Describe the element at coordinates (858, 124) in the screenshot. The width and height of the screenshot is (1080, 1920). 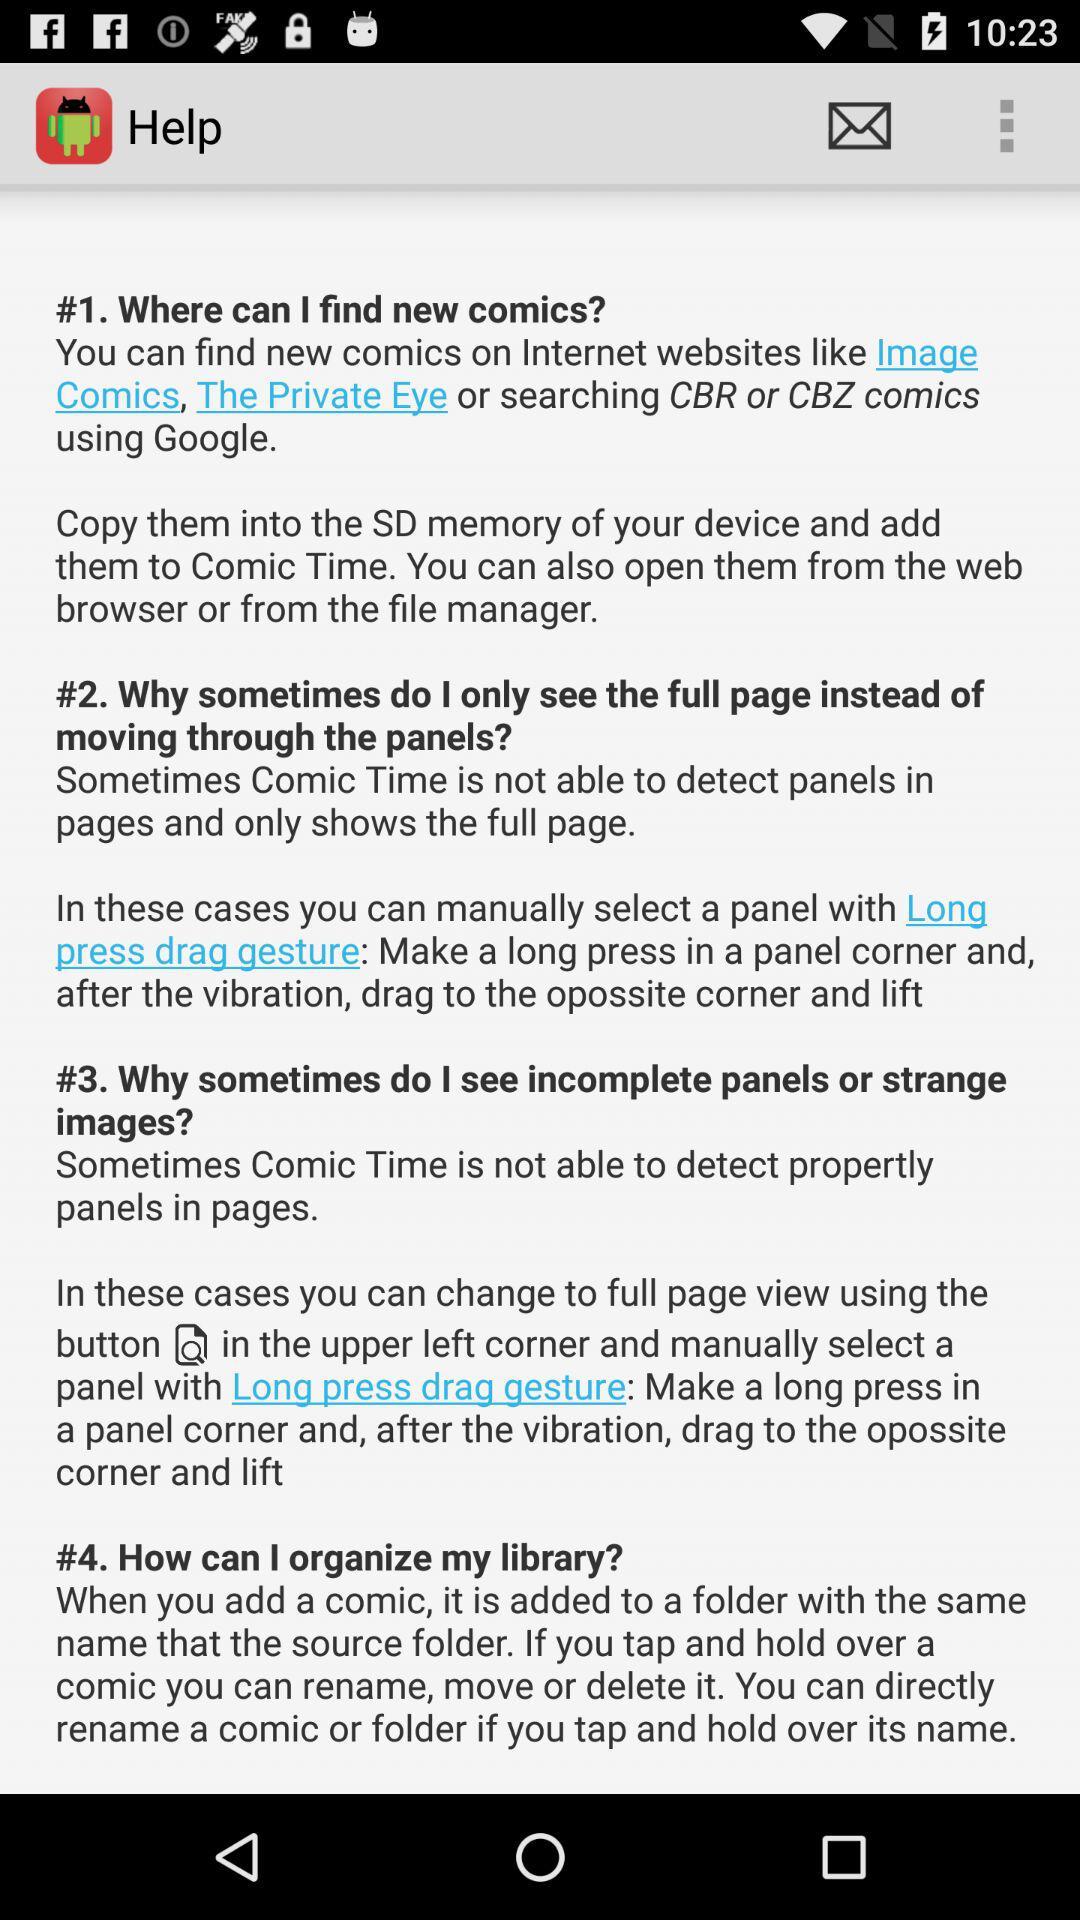
I see `the item above the 1 where can item` at that location.